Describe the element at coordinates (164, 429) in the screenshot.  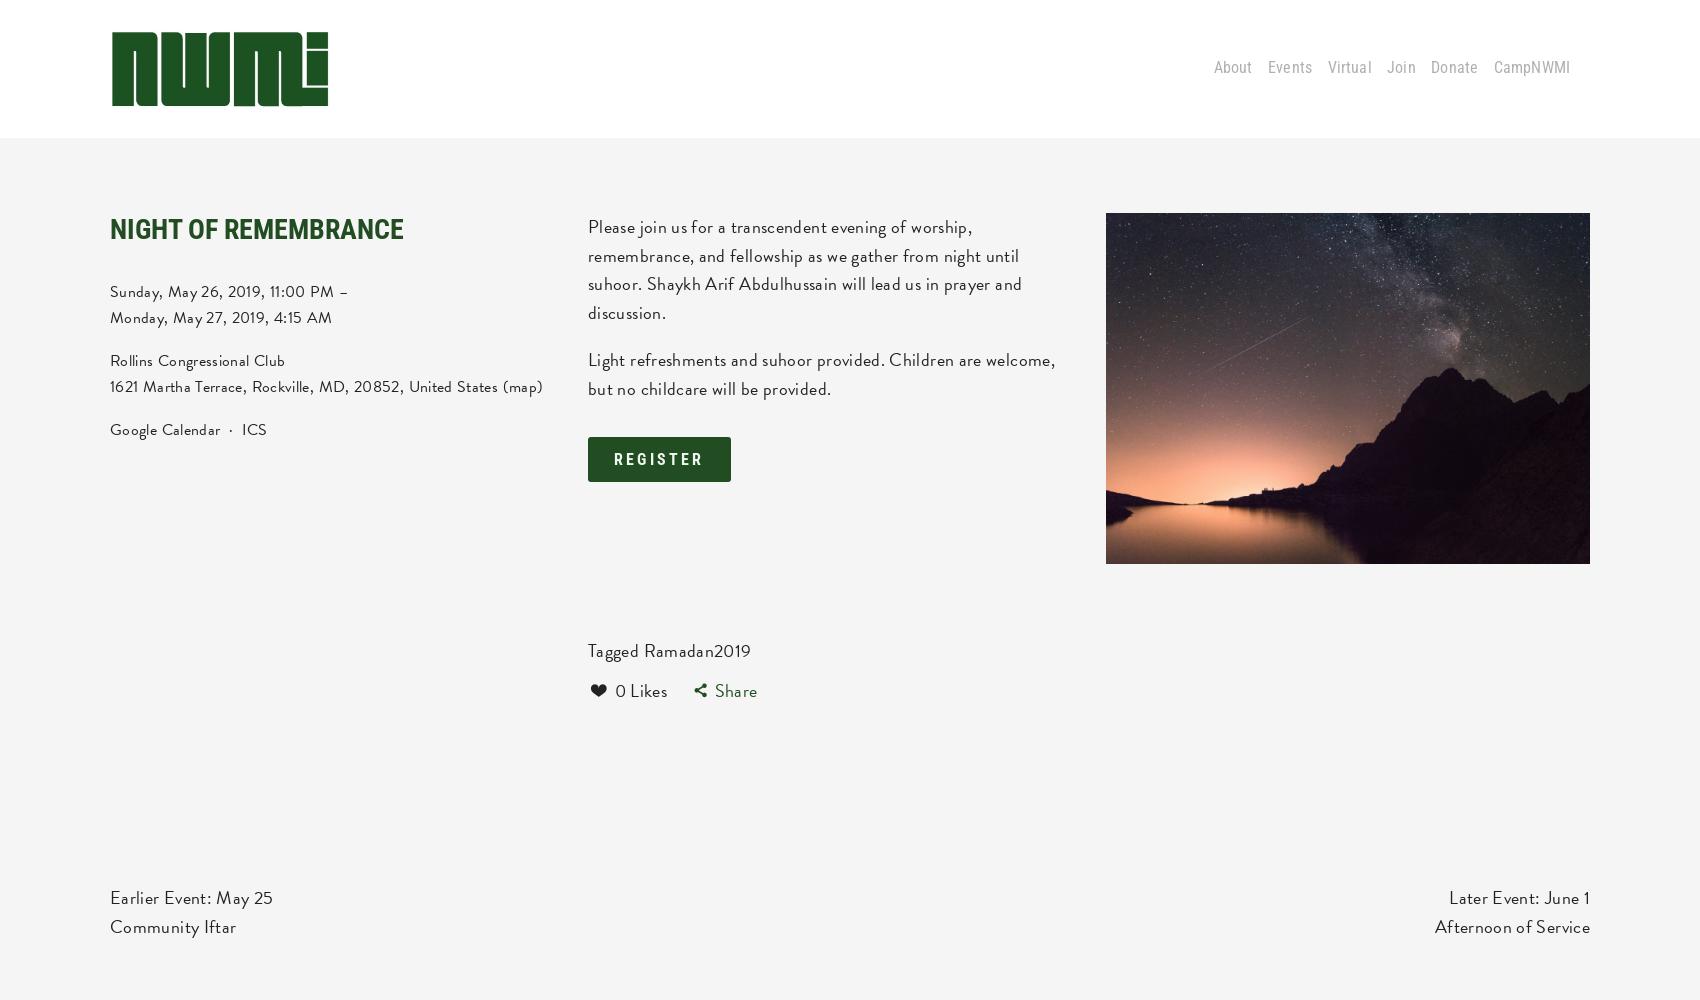
I see `'Google Calendar'` at that location.